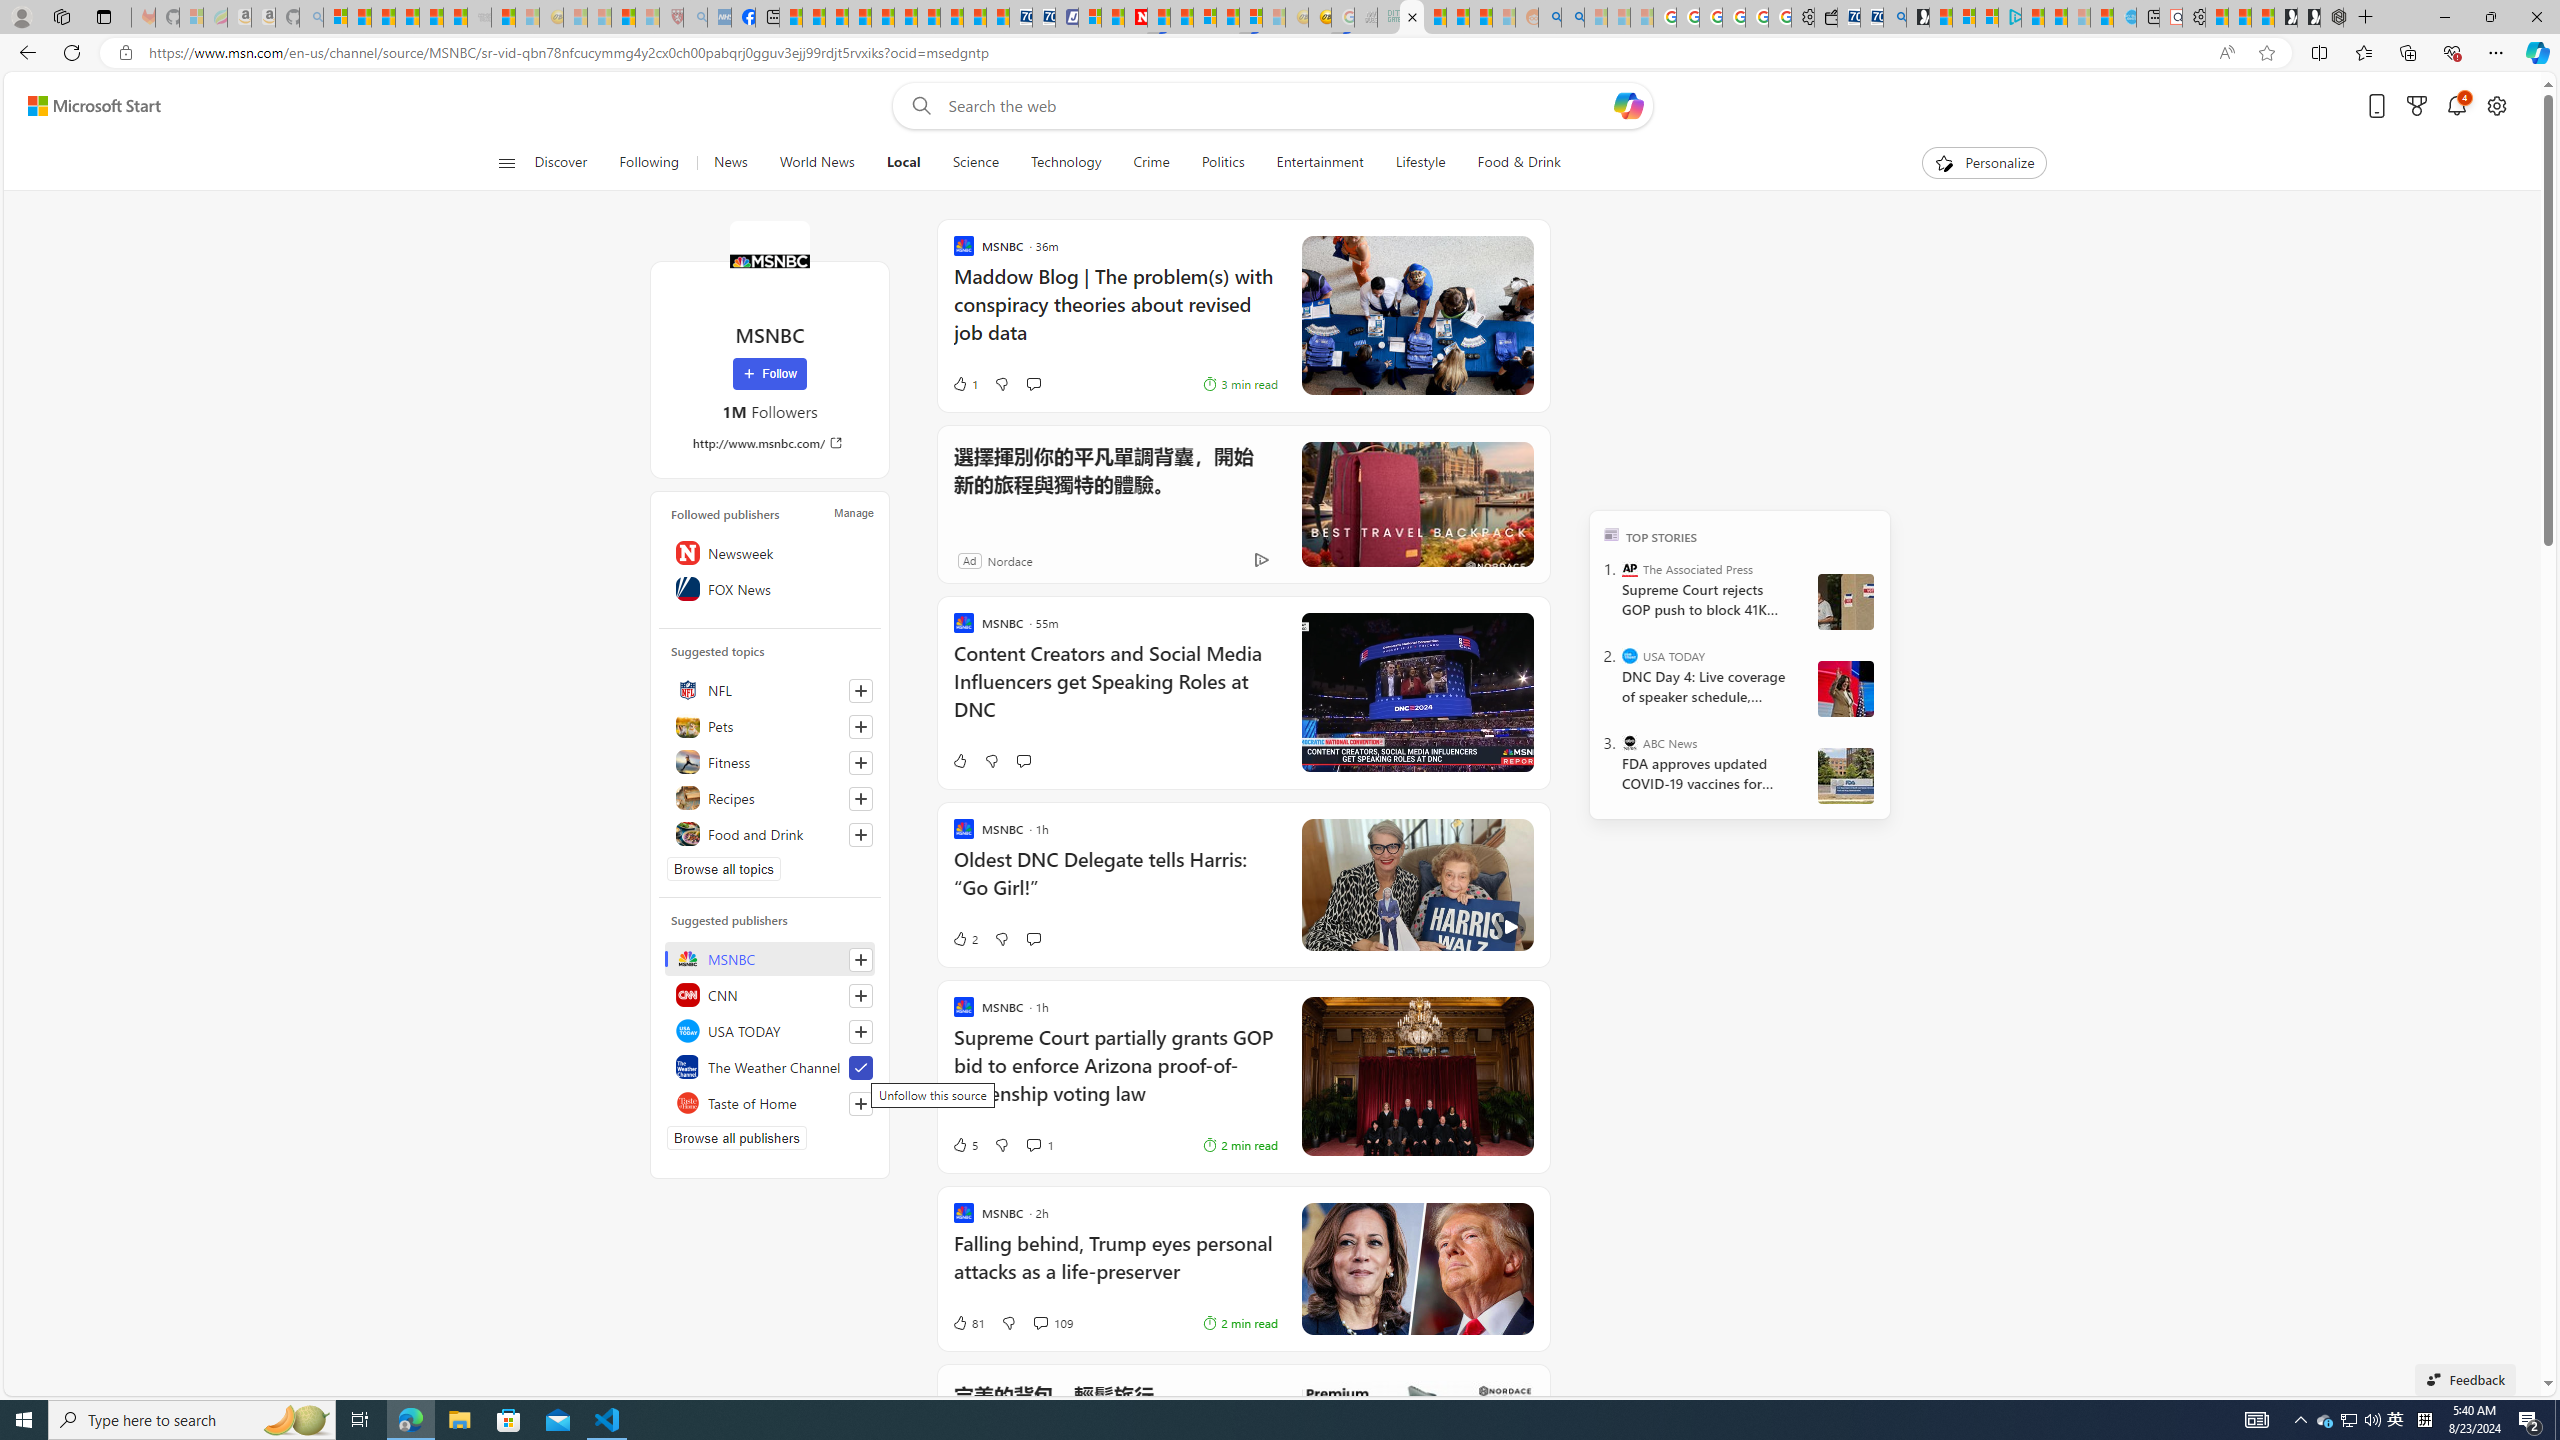 The height and width of the screenshot is (1440, 2560). I want to click on 'Browse all topics', so click(723, 869).